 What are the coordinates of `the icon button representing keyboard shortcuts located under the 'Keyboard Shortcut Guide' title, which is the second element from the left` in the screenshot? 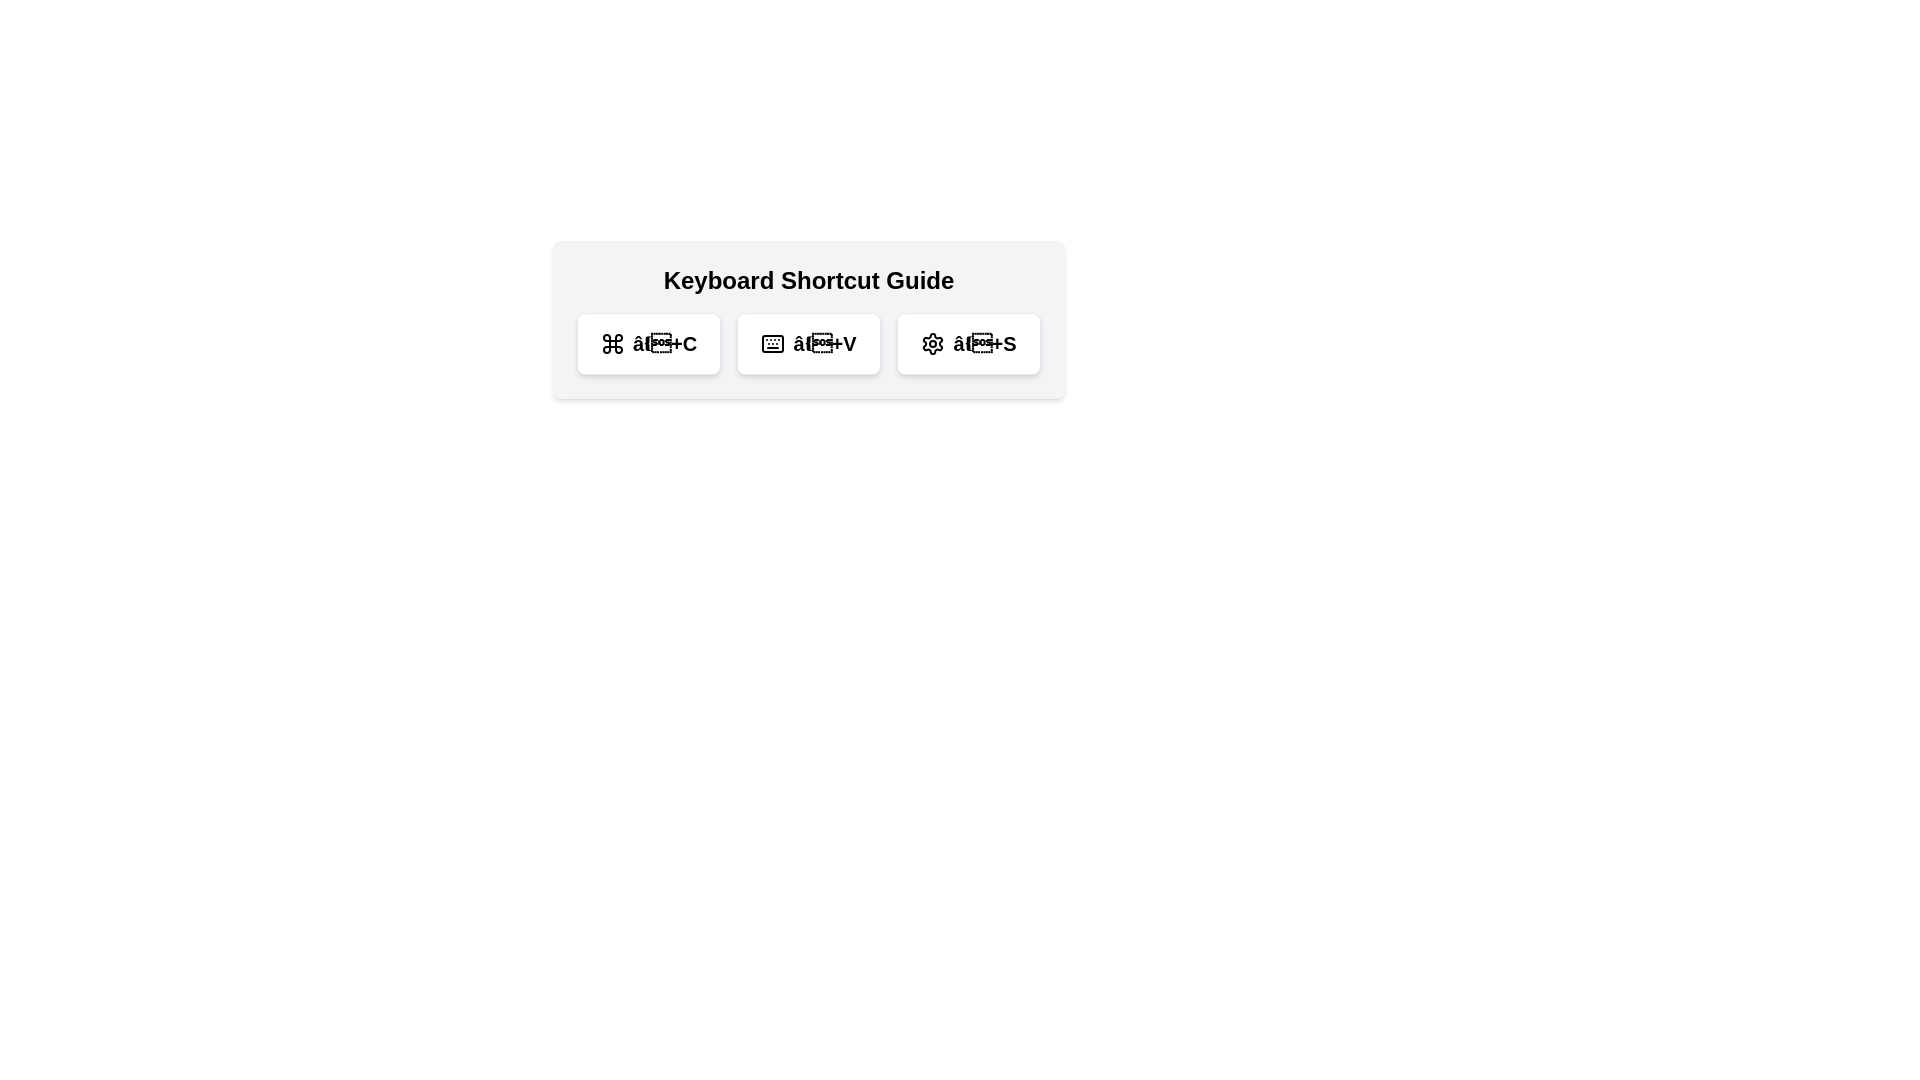 It's located at (772, 342).